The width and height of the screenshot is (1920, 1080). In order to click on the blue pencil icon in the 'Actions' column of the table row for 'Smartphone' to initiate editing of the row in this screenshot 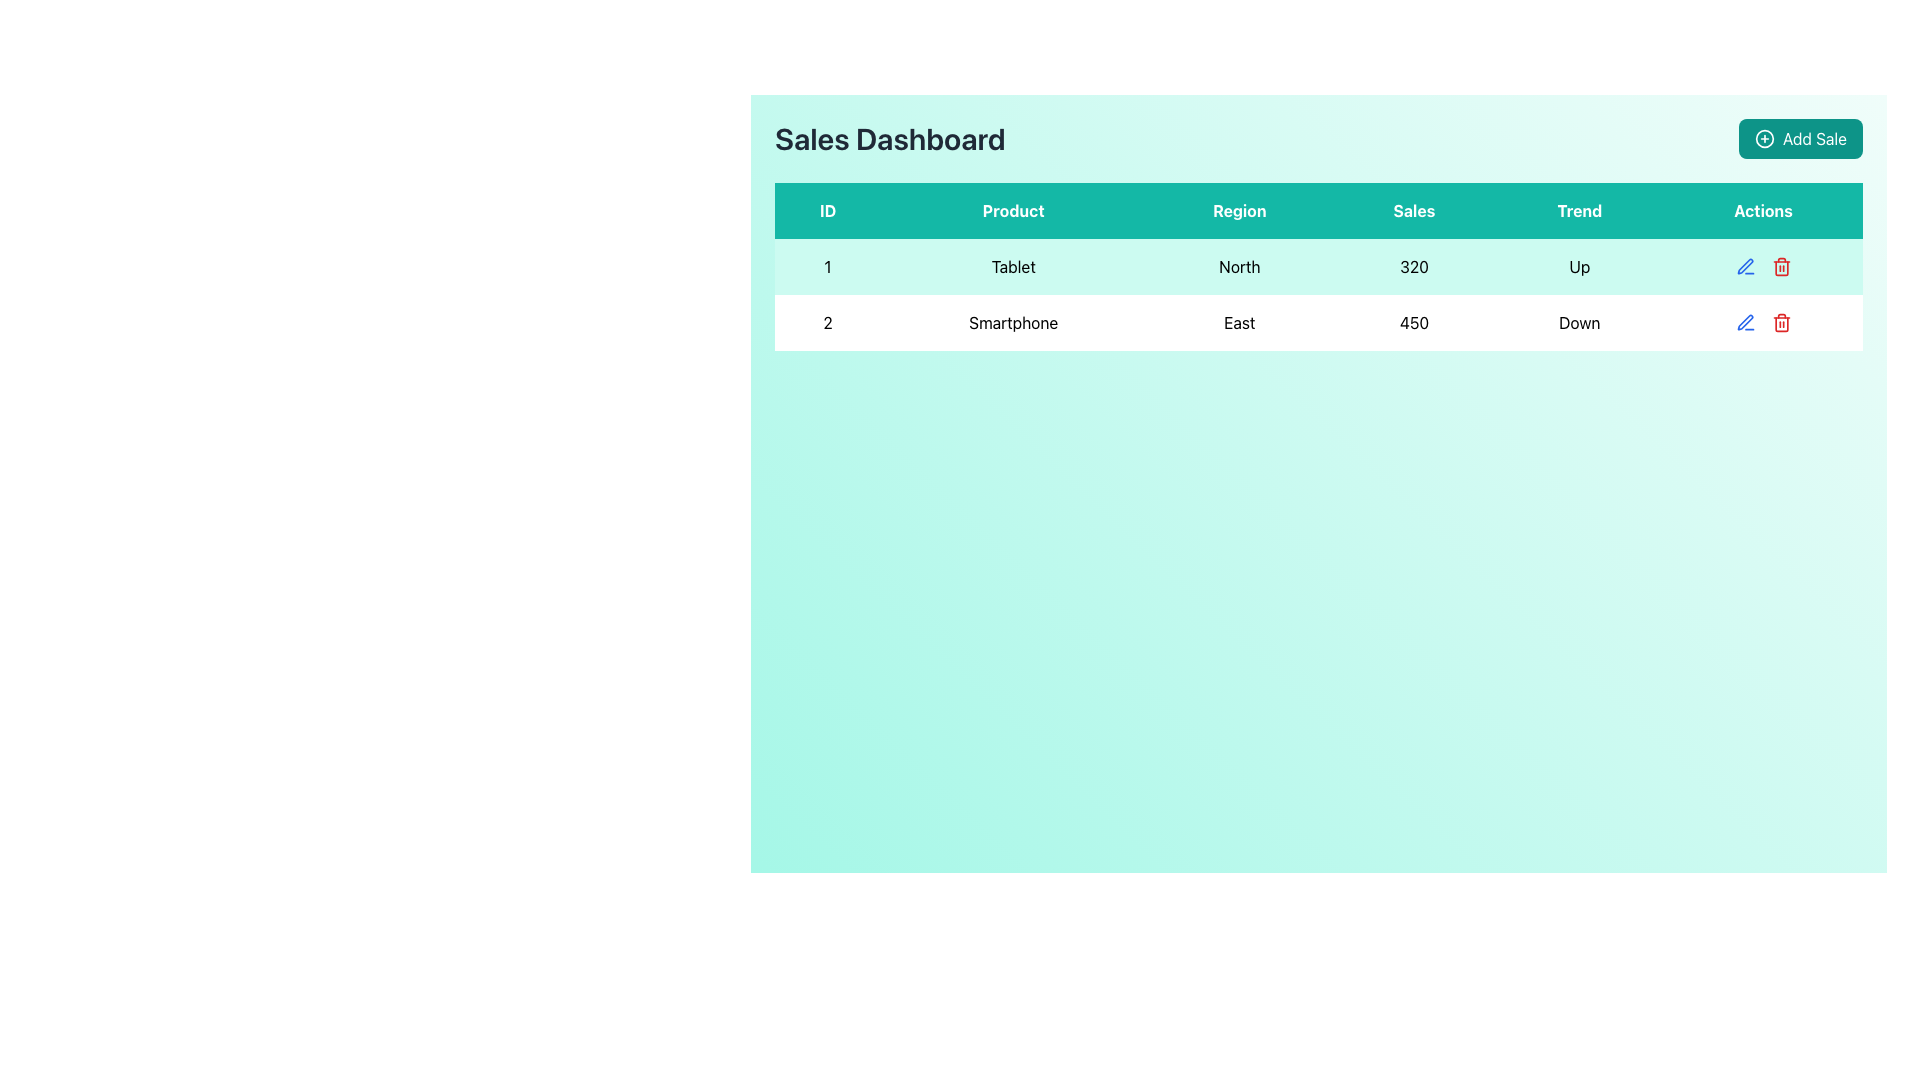, I will do `click(1744, 265)`.